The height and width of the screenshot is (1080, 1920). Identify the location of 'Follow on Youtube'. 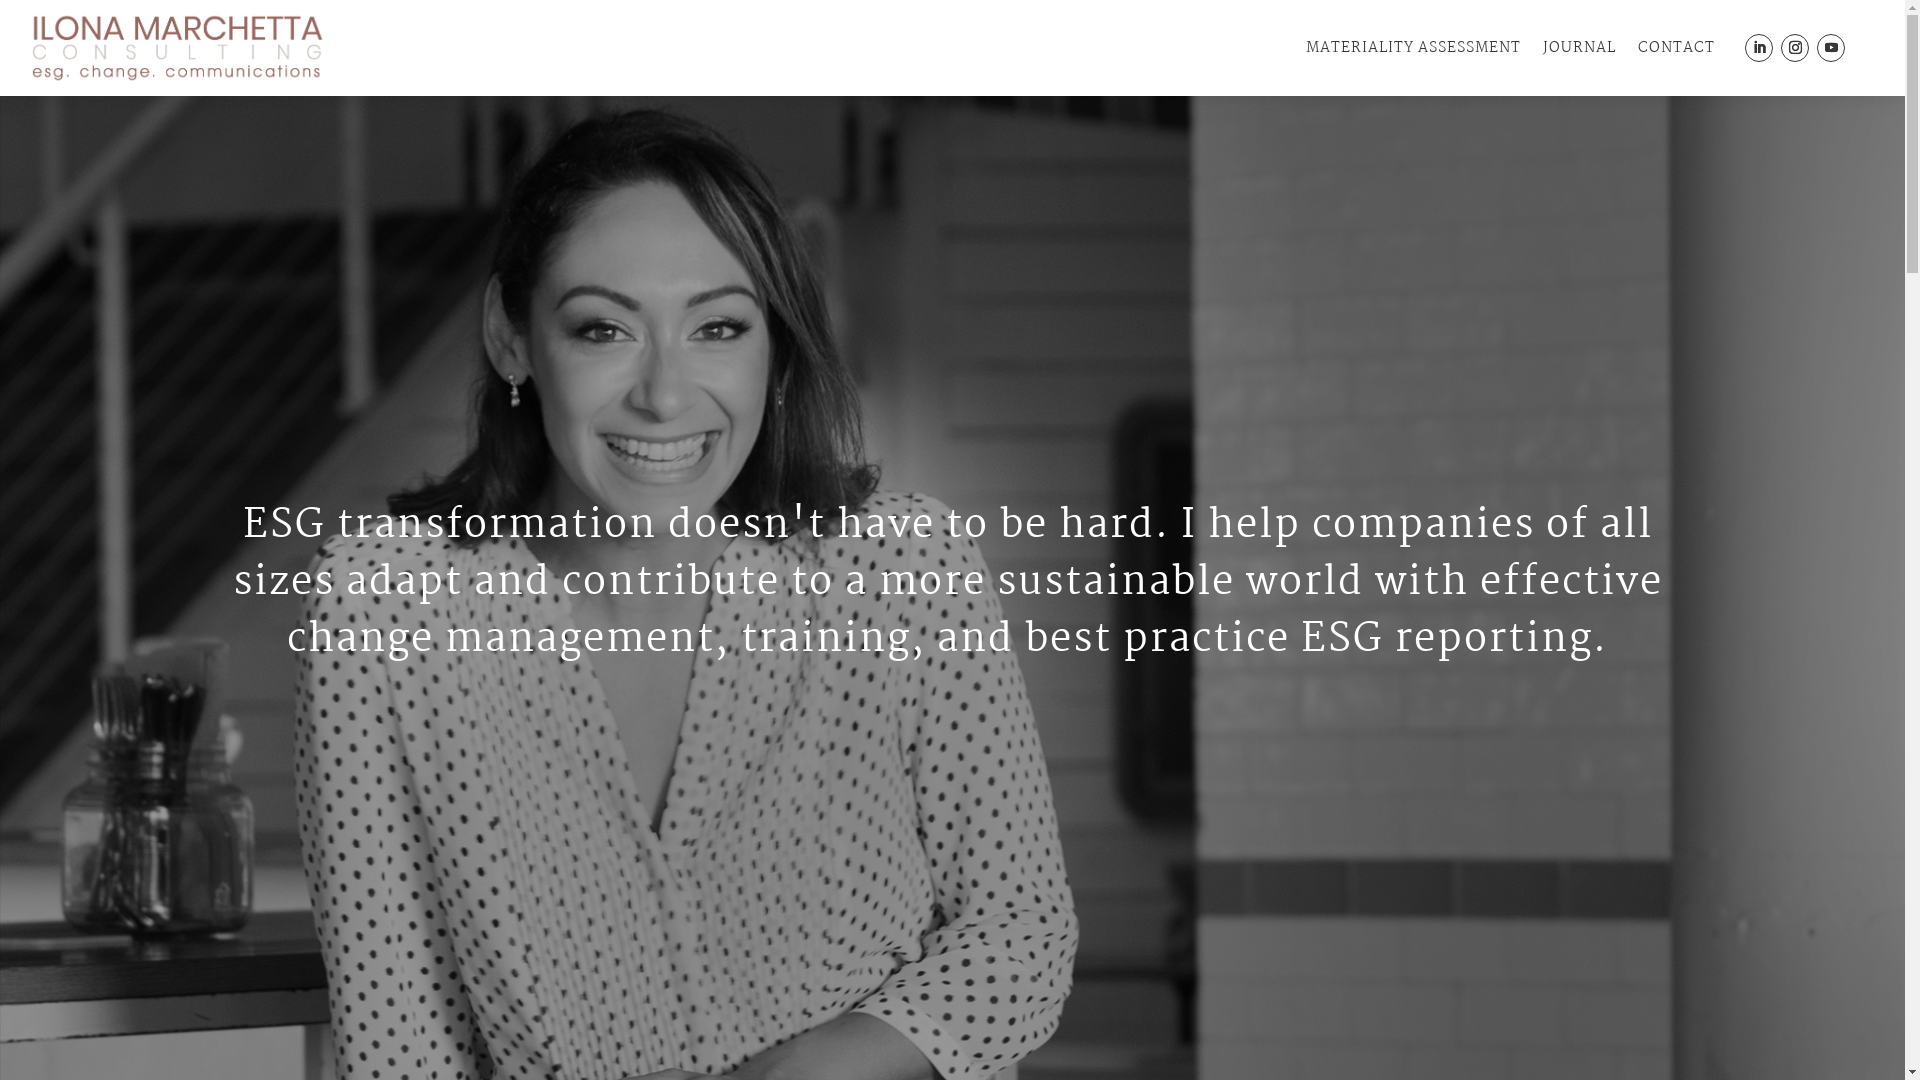
(1830, 46).